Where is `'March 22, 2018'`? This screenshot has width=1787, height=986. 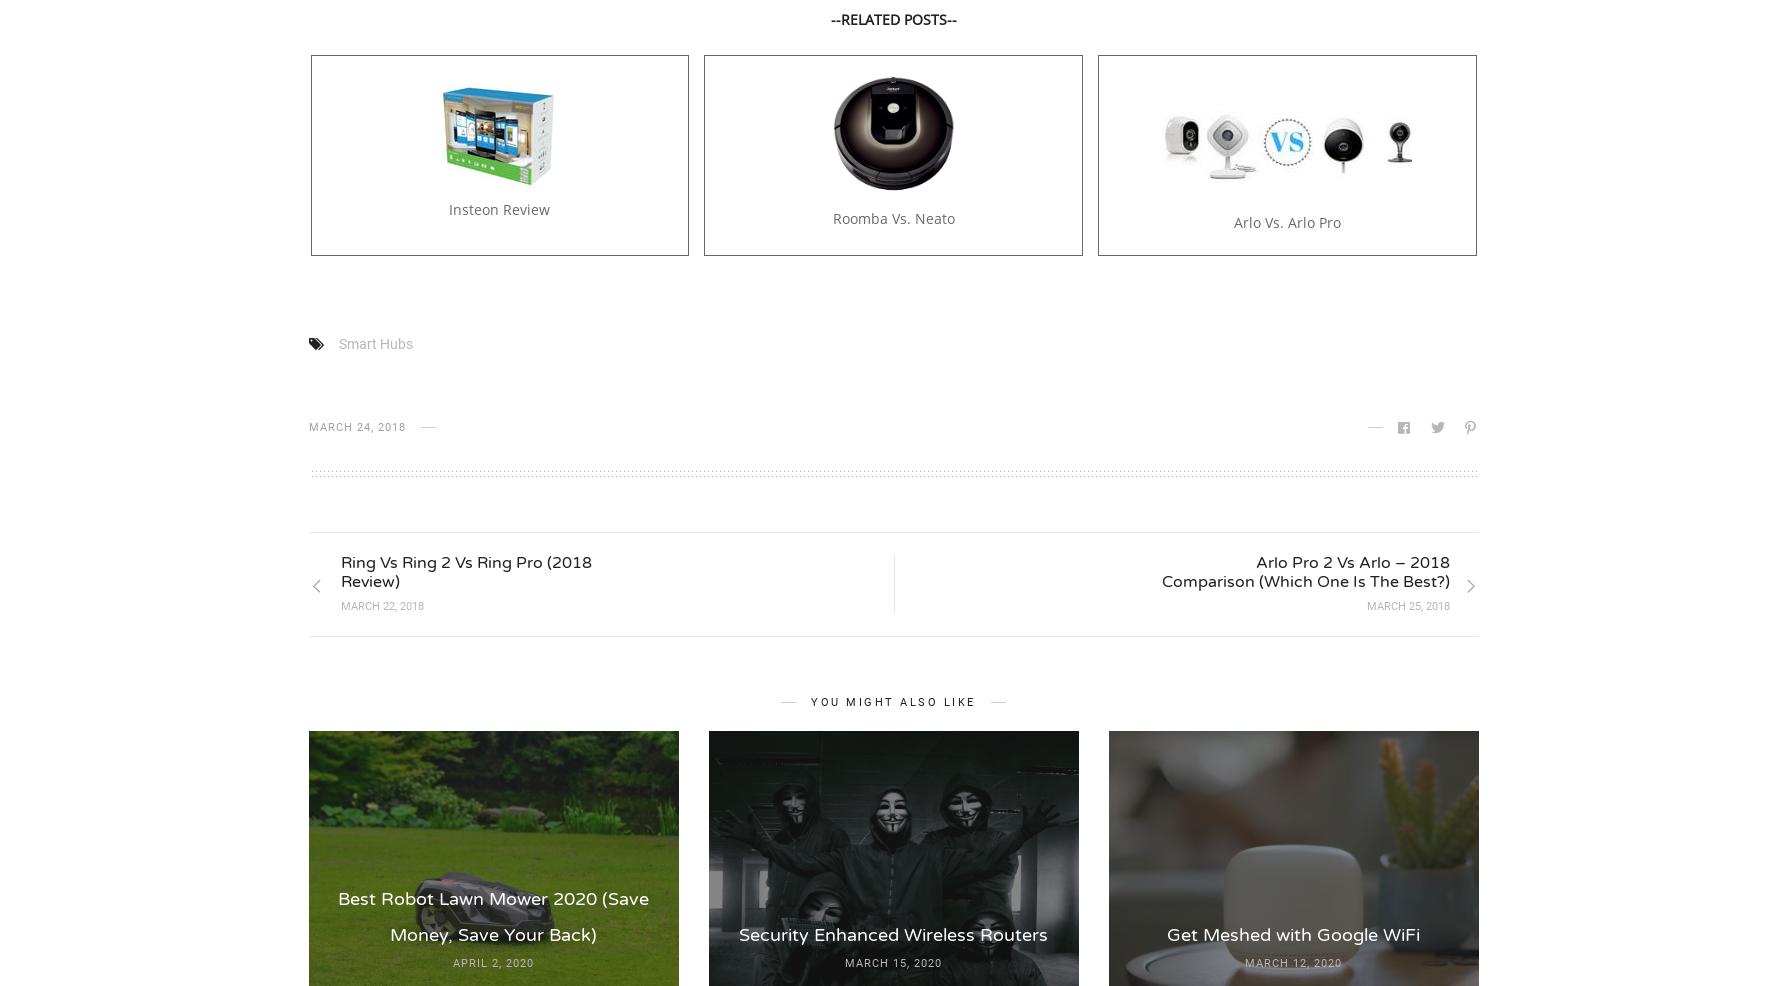 'March 22, 2018' is located at coordinates (381, 605).